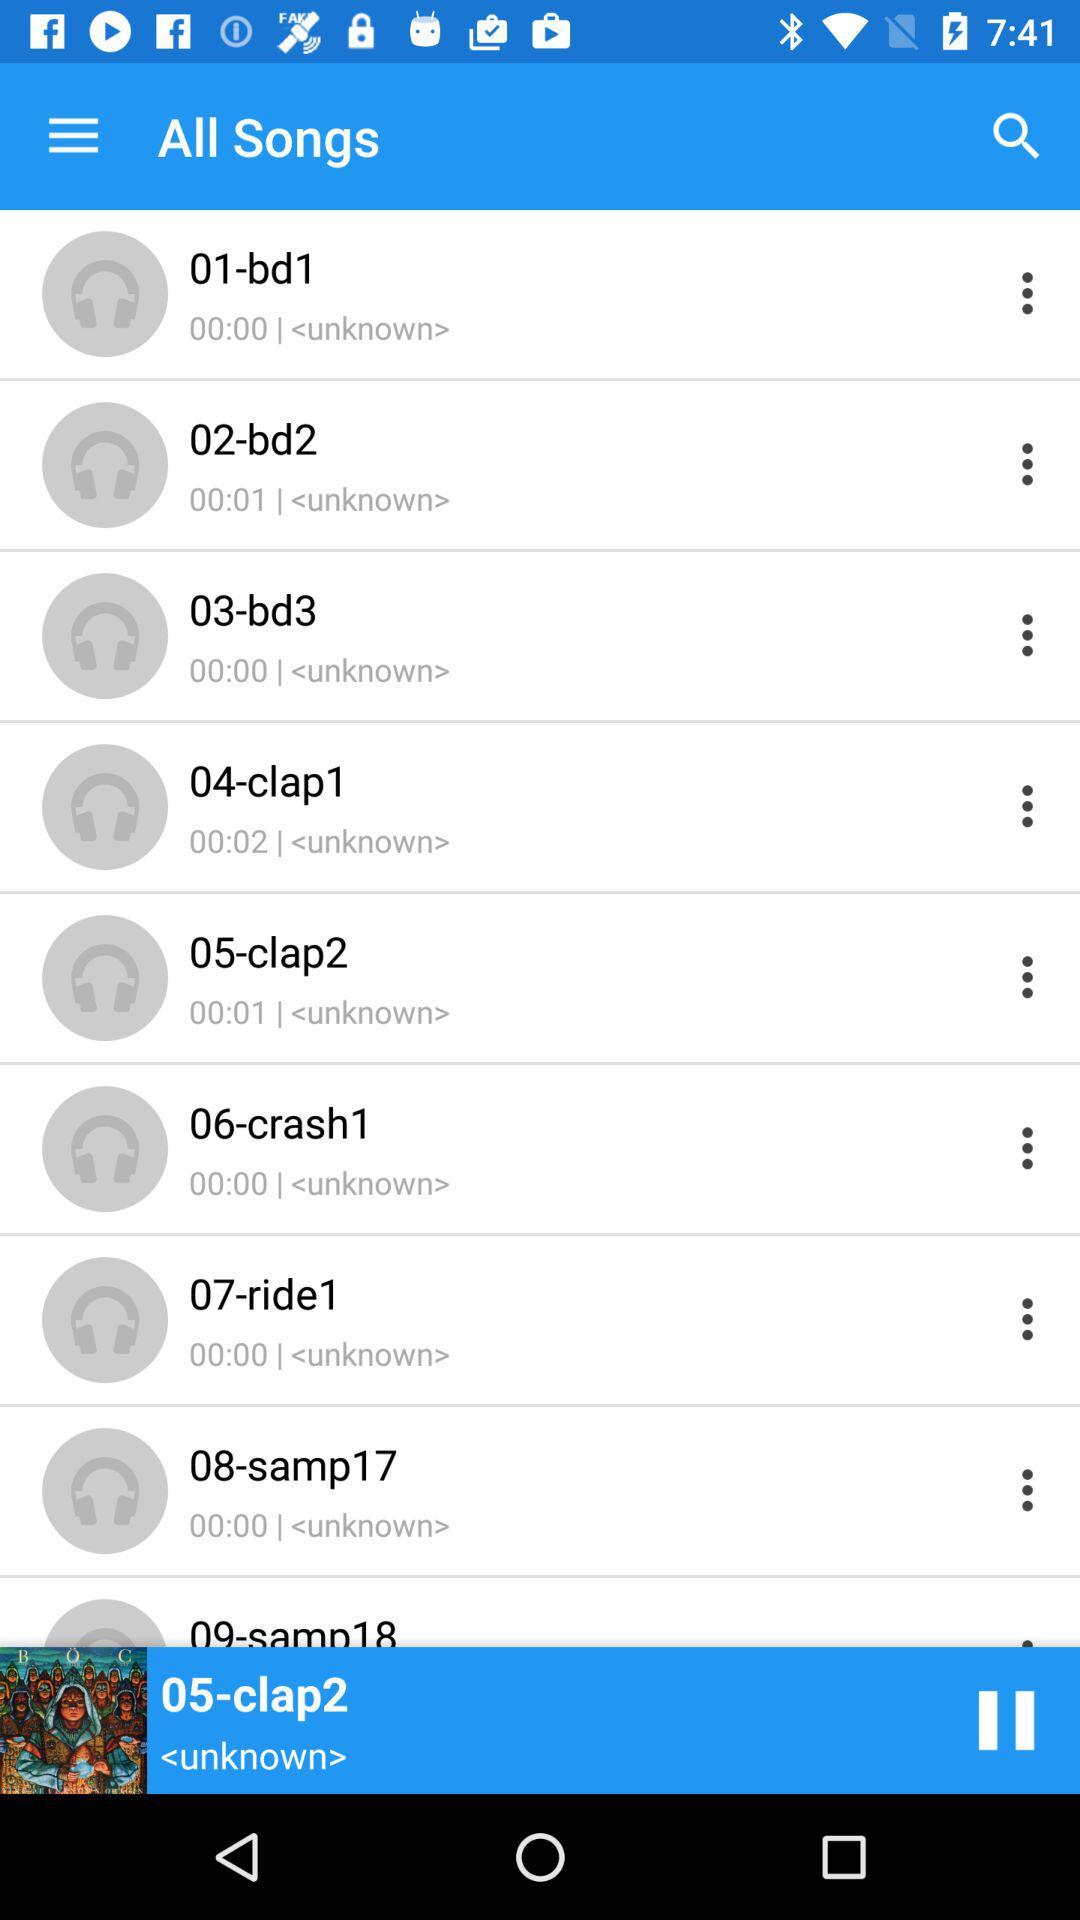  What do you see at coordinates (1027, 292) in the screenshot?
I see `opens a menu` at bounding box center [1027, 292].